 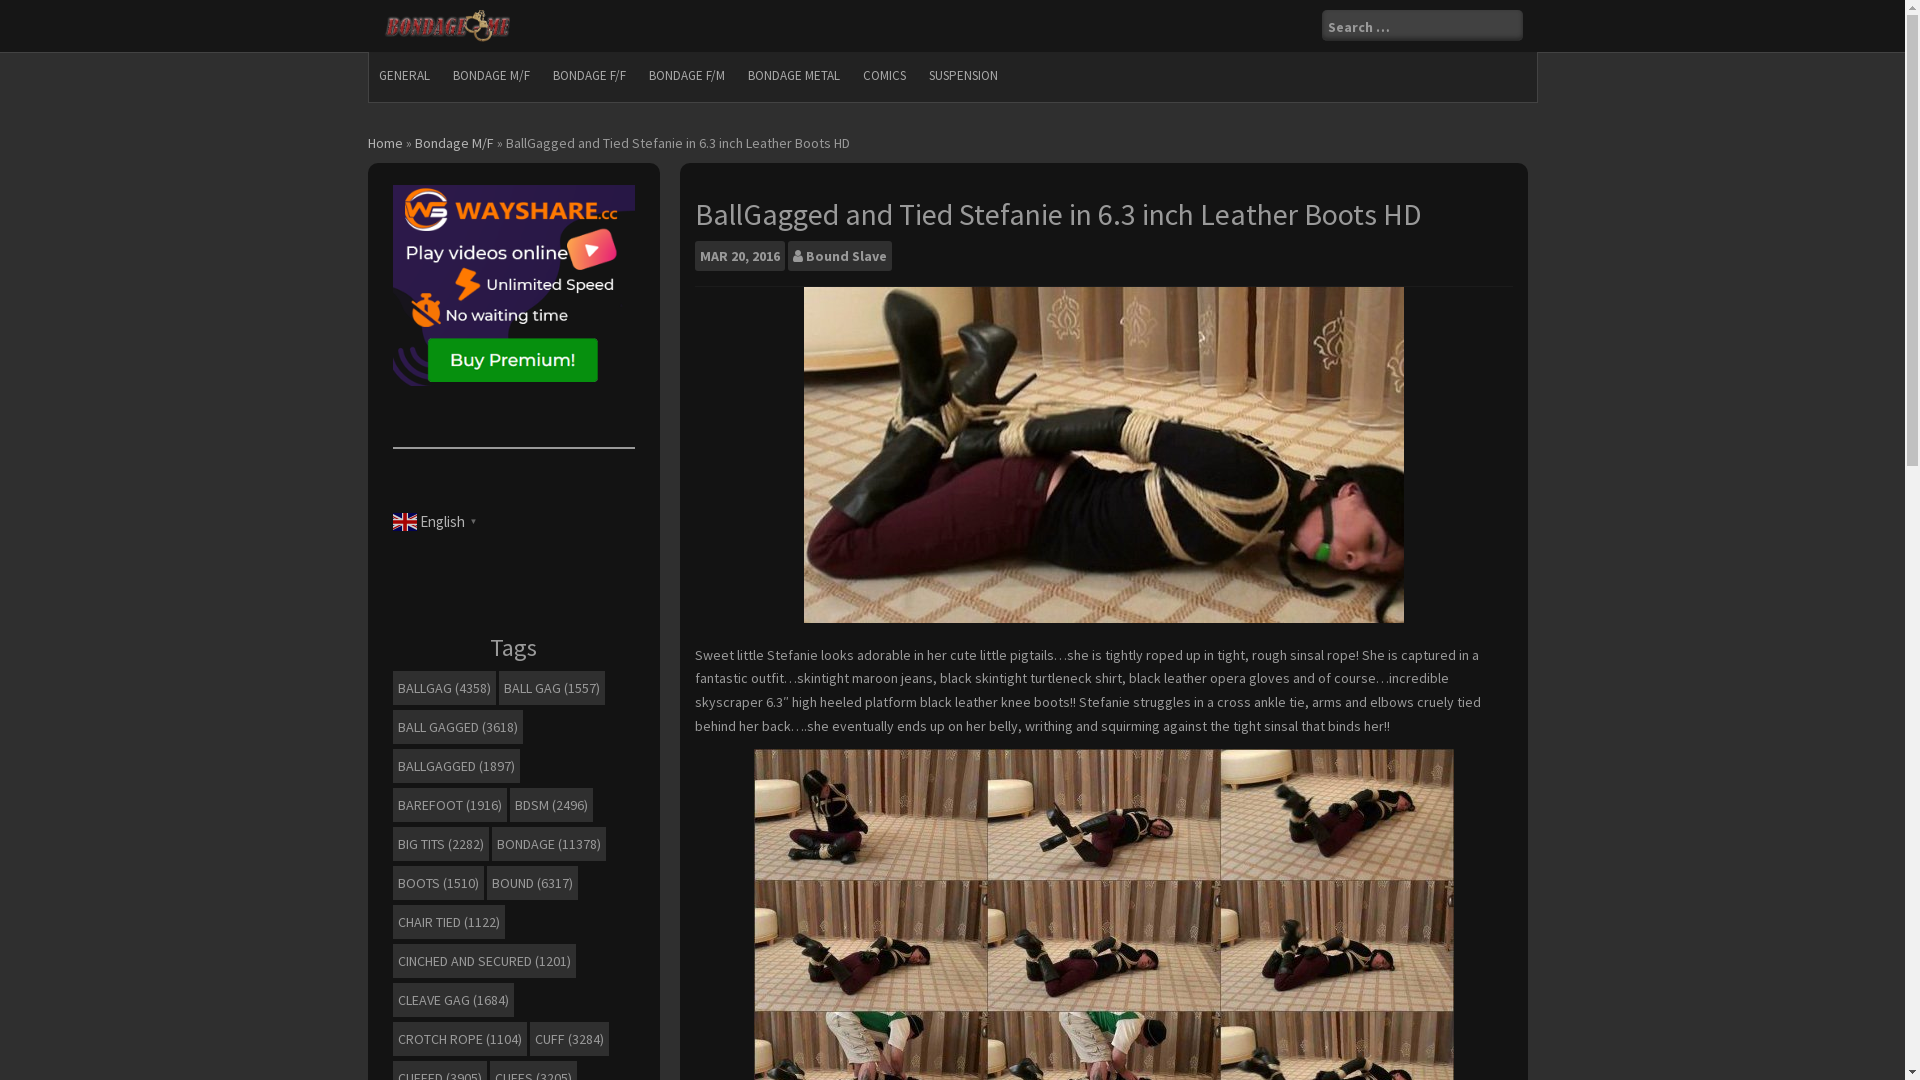 I want to click on 'BIG TITS (2282)', so click(x=439, y=844).